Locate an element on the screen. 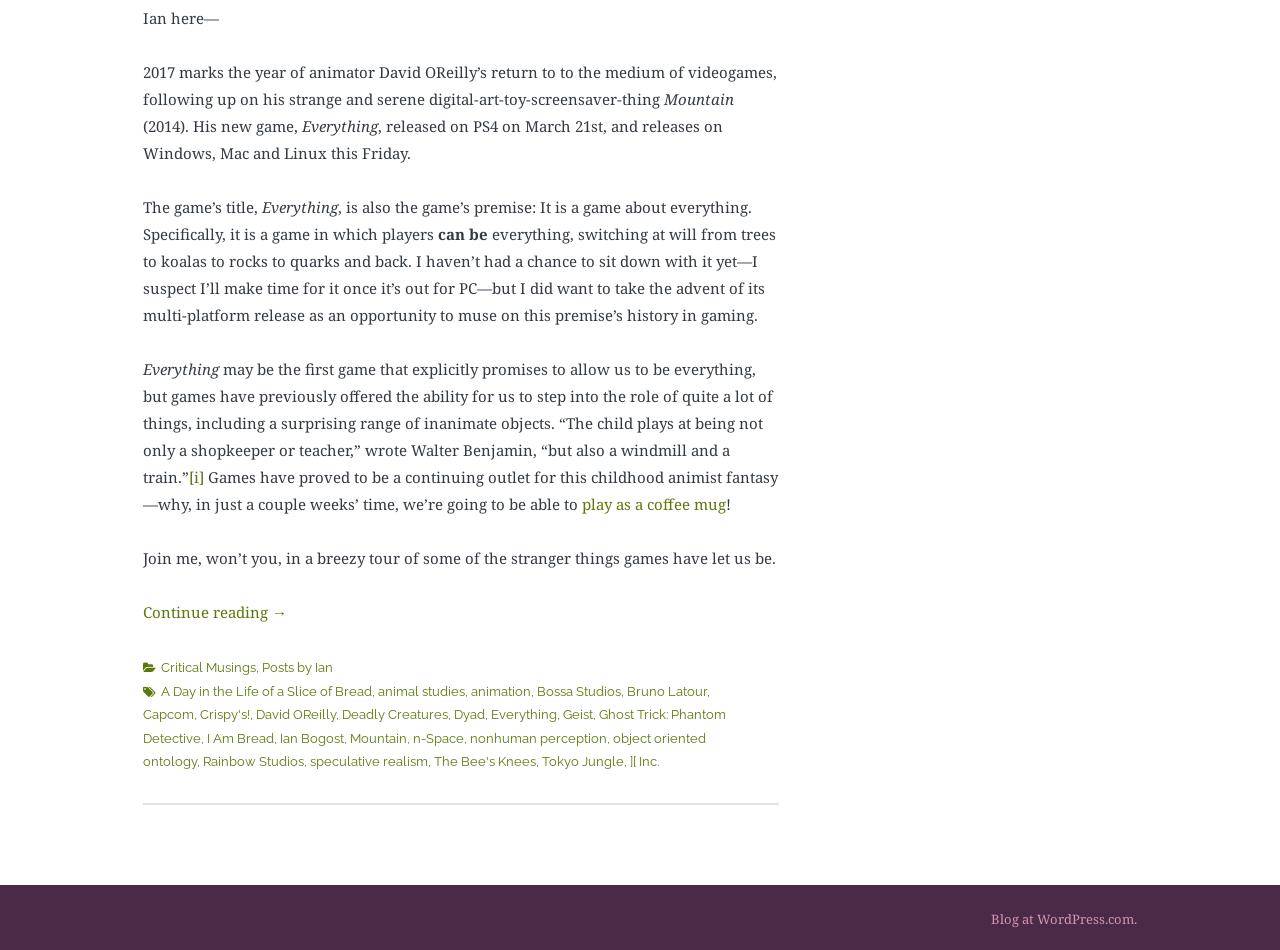  '][ Inc.' is located at coordinates (644, 760).